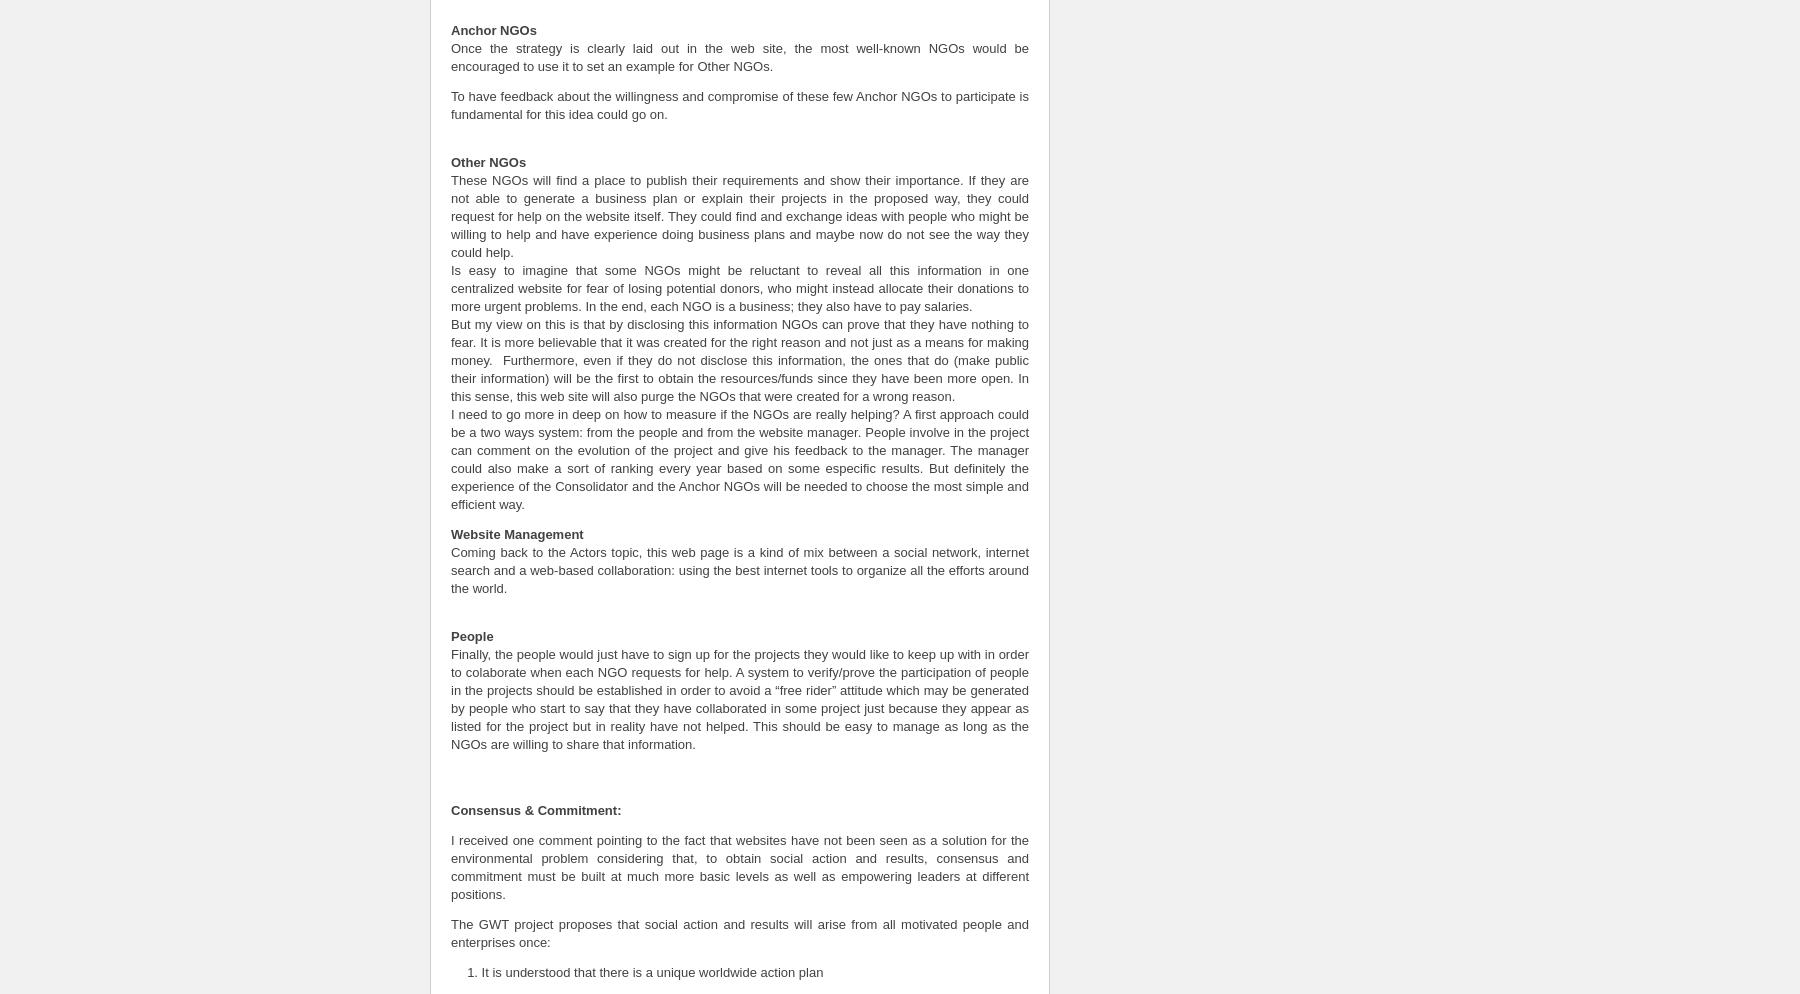 Image resolution: width=1800 pixels, height=994 pixels. I want to click on 'Finally, the people would just have to sign up for the projects they would like to keep up with in order to colaborate when each NGO requests for help. A system to verify/prove the participation of people in the projects should be established in order to avoid a “free rider” attitude which may be generated by people who start to say that they have collaborated in some project just because they appear as listed for the project but in reality have not helped. This should be easy to manage as long as the NGOs are willing to share that information.', so click(738, 697).